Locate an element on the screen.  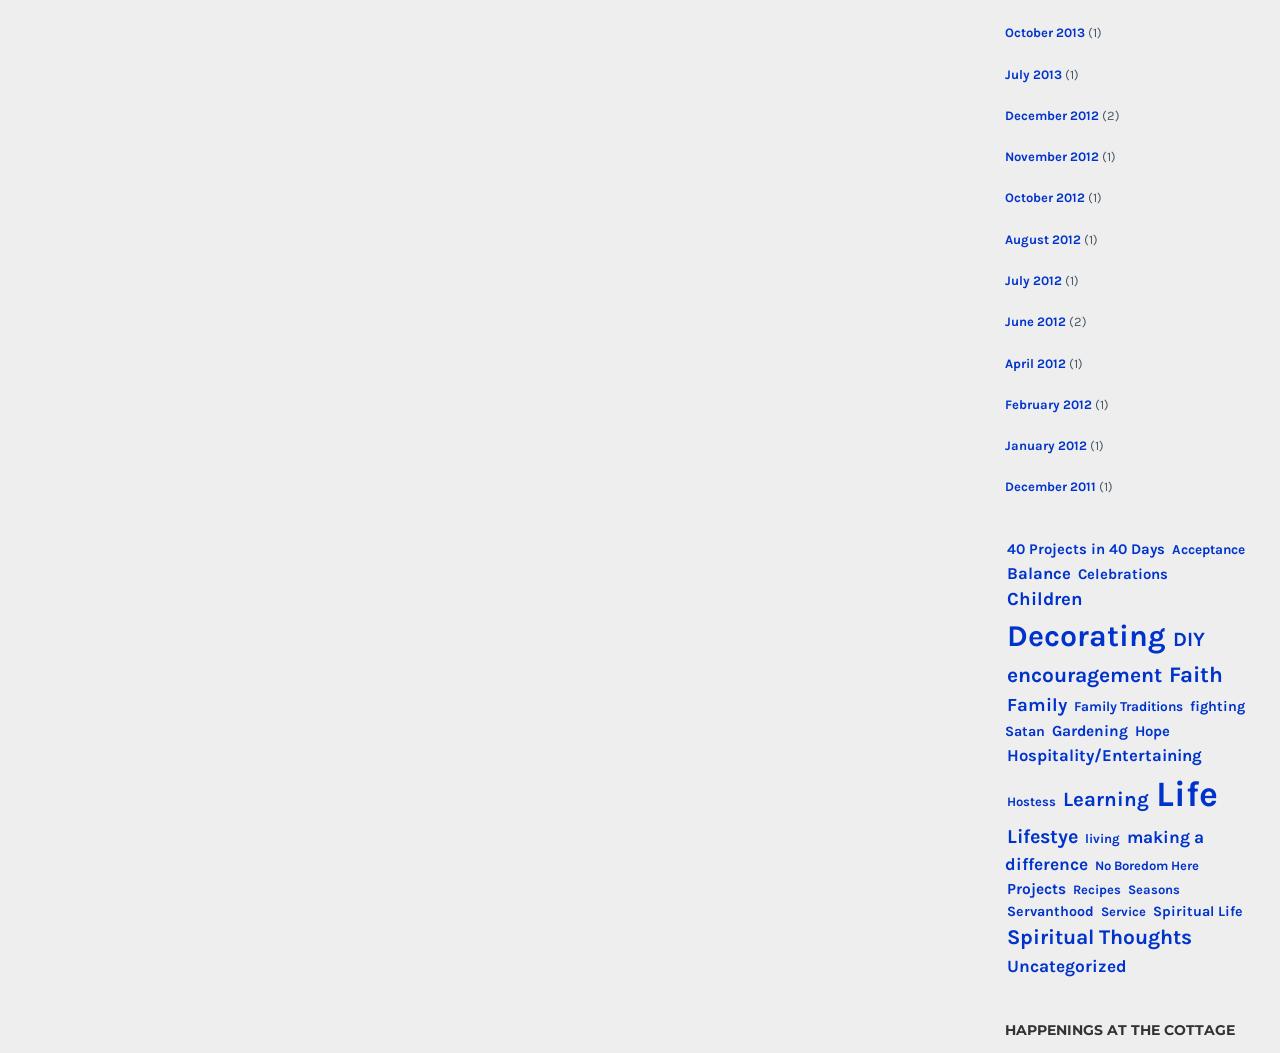
'Spiritual Life' is located at coordinates (1197, 909).